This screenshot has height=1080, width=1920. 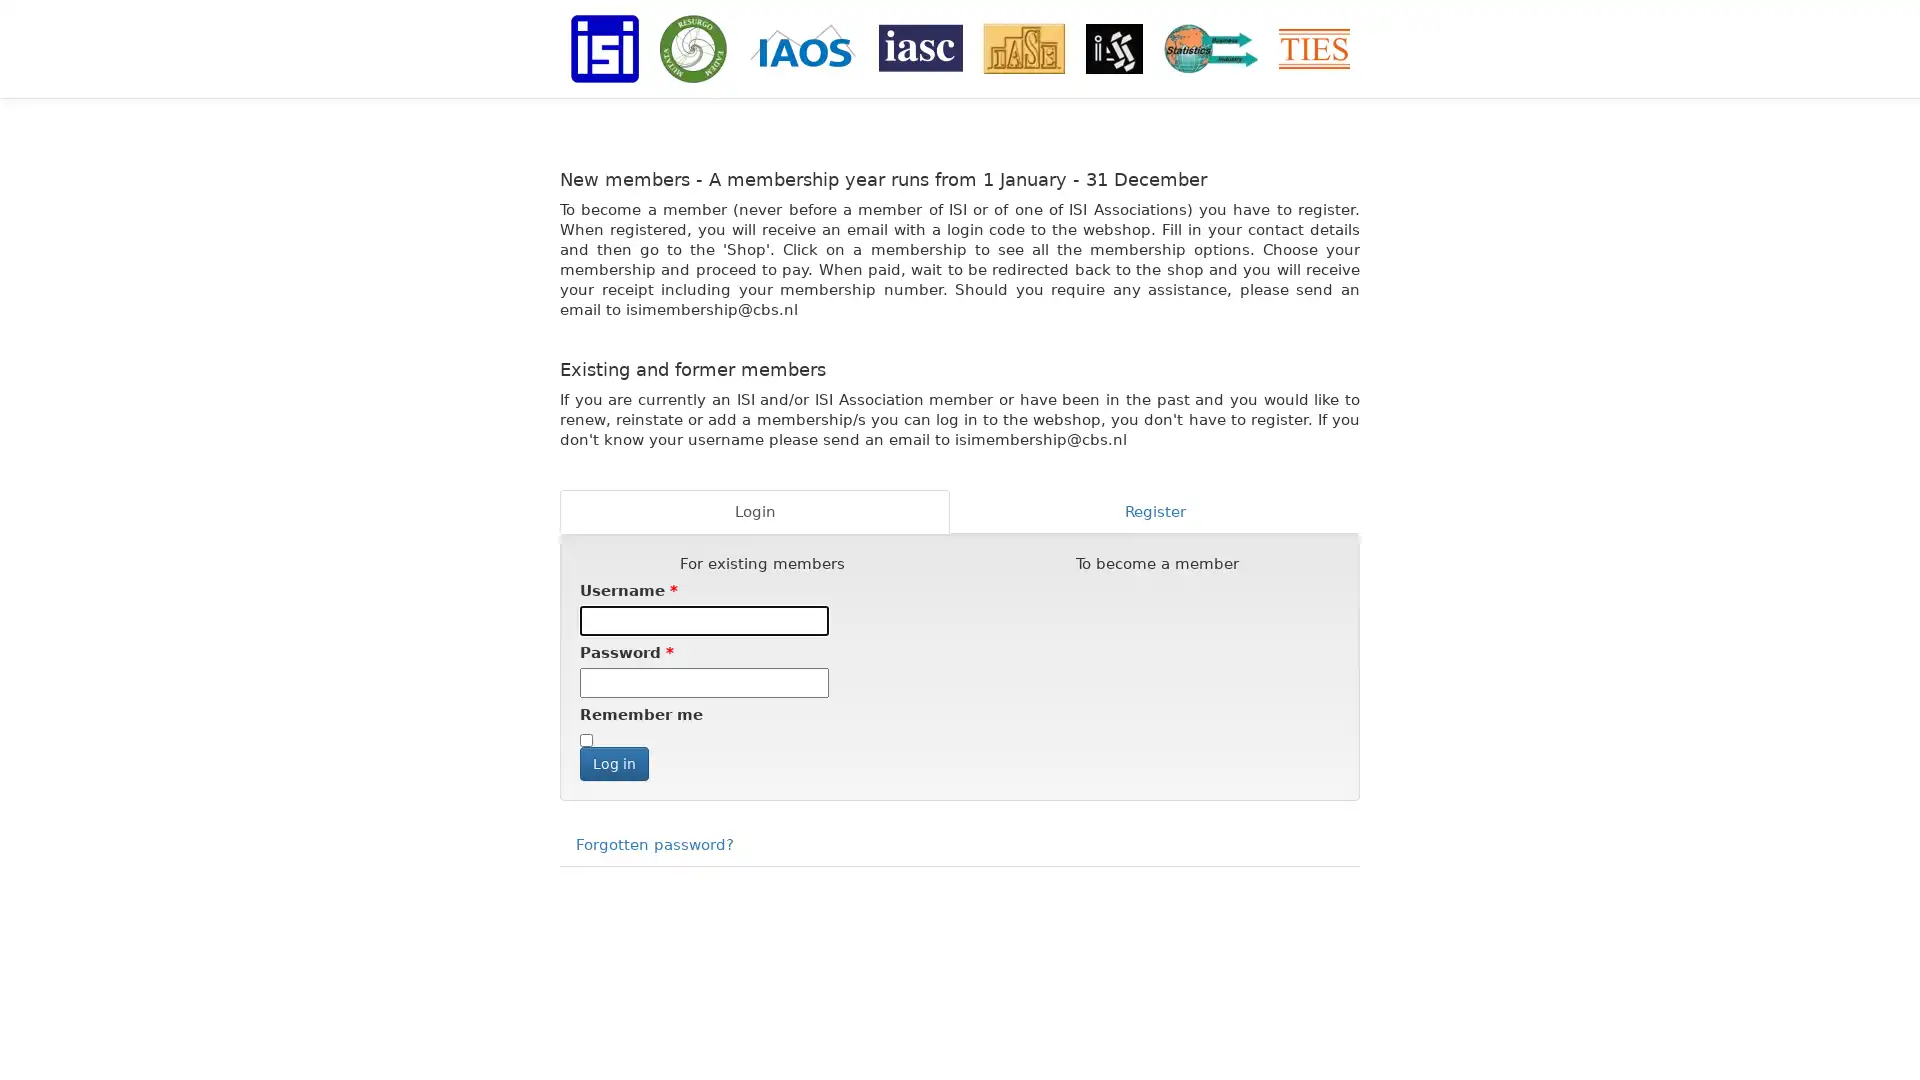 I want to click on Log in, so click(x=613, y=763).